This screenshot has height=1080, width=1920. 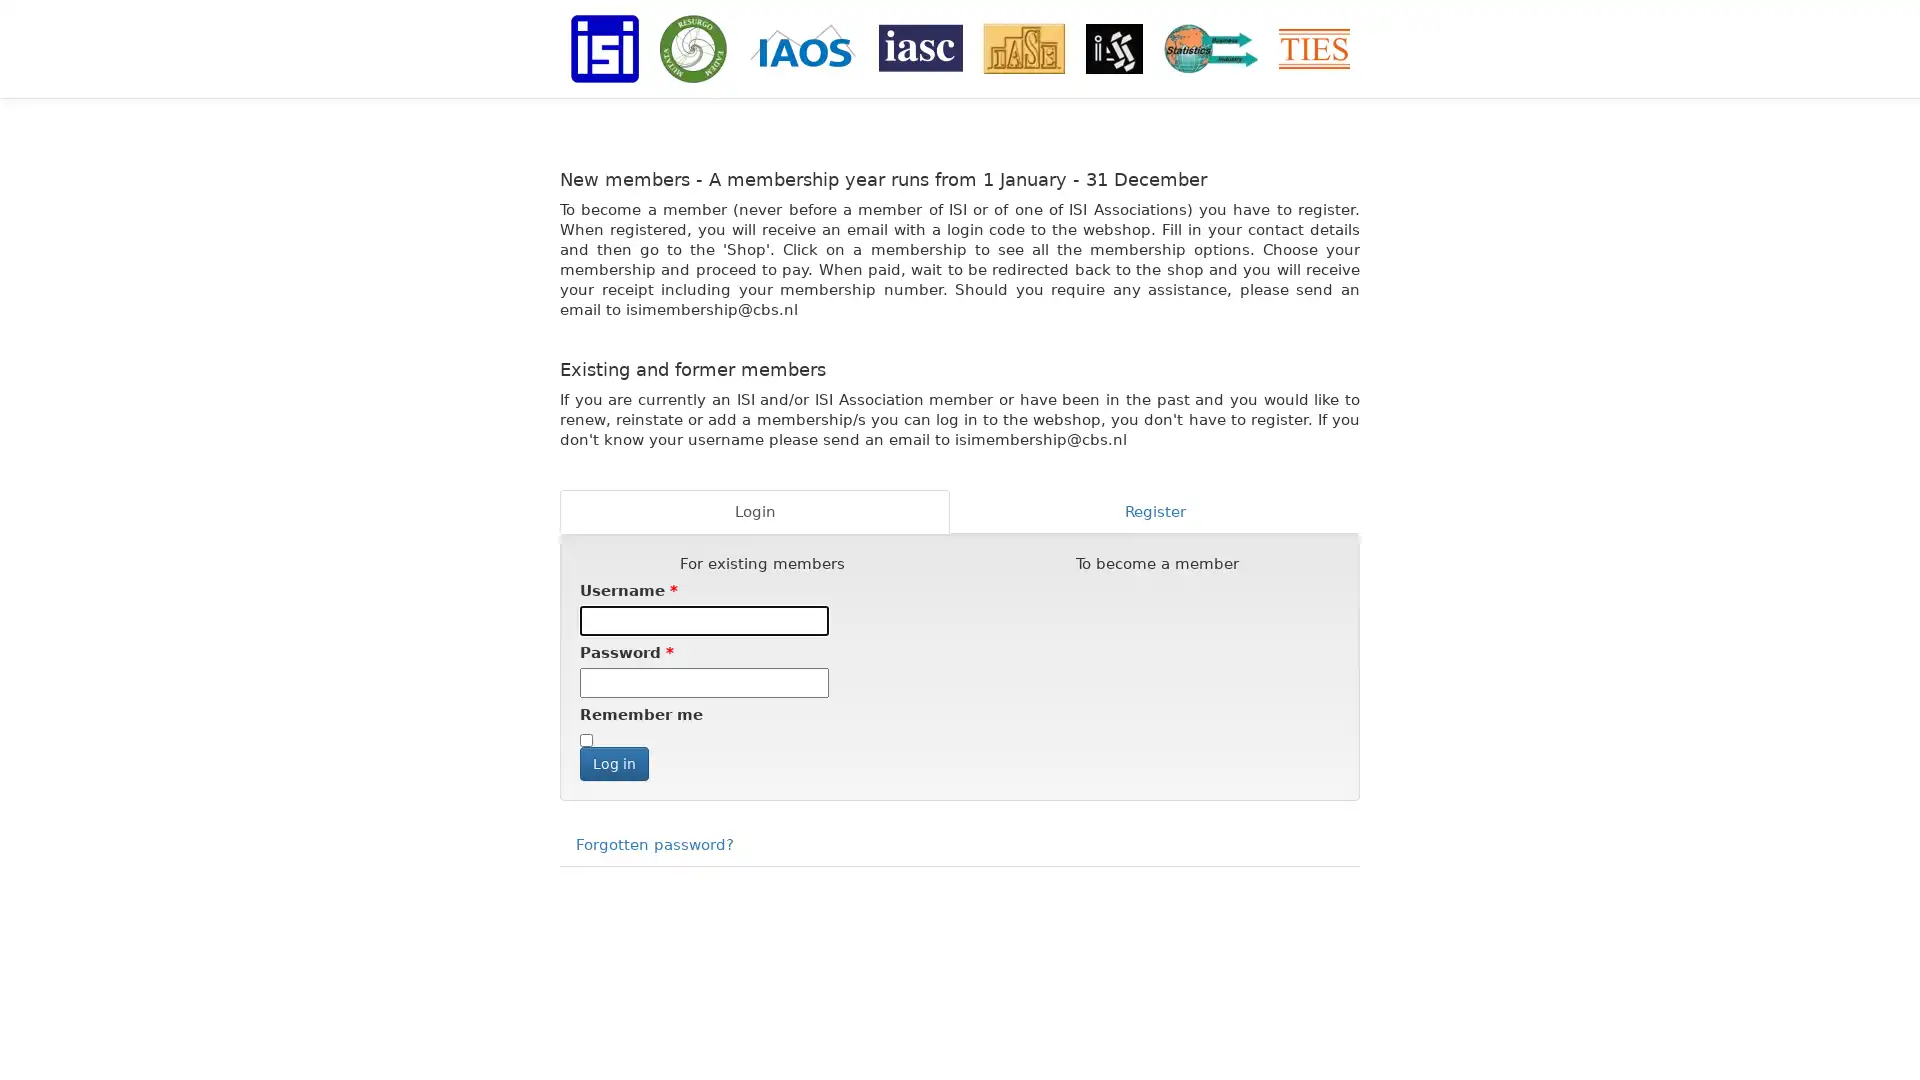 I want to click on Log in, so click(x=613, y=763).